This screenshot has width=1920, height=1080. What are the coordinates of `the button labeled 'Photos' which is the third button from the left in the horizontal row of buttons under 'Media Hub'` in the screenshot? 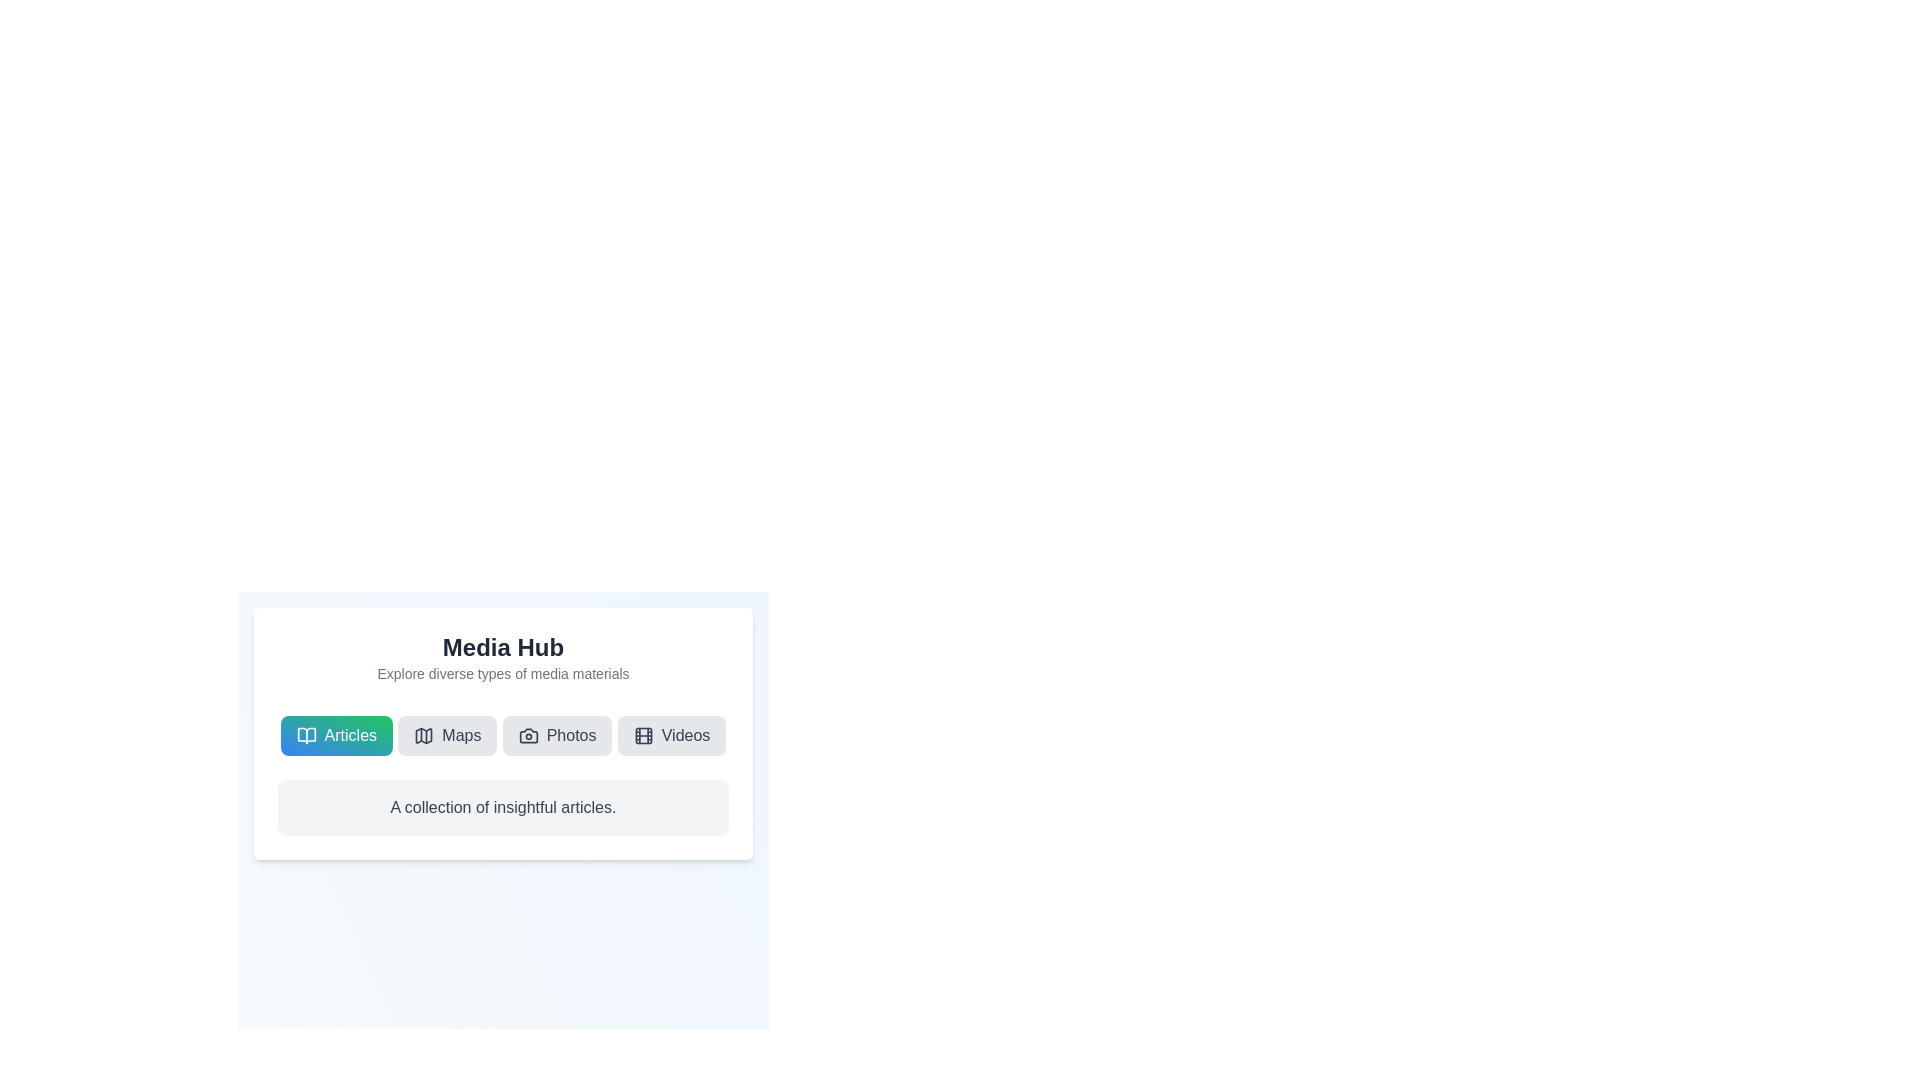 It's located at (557, 736).